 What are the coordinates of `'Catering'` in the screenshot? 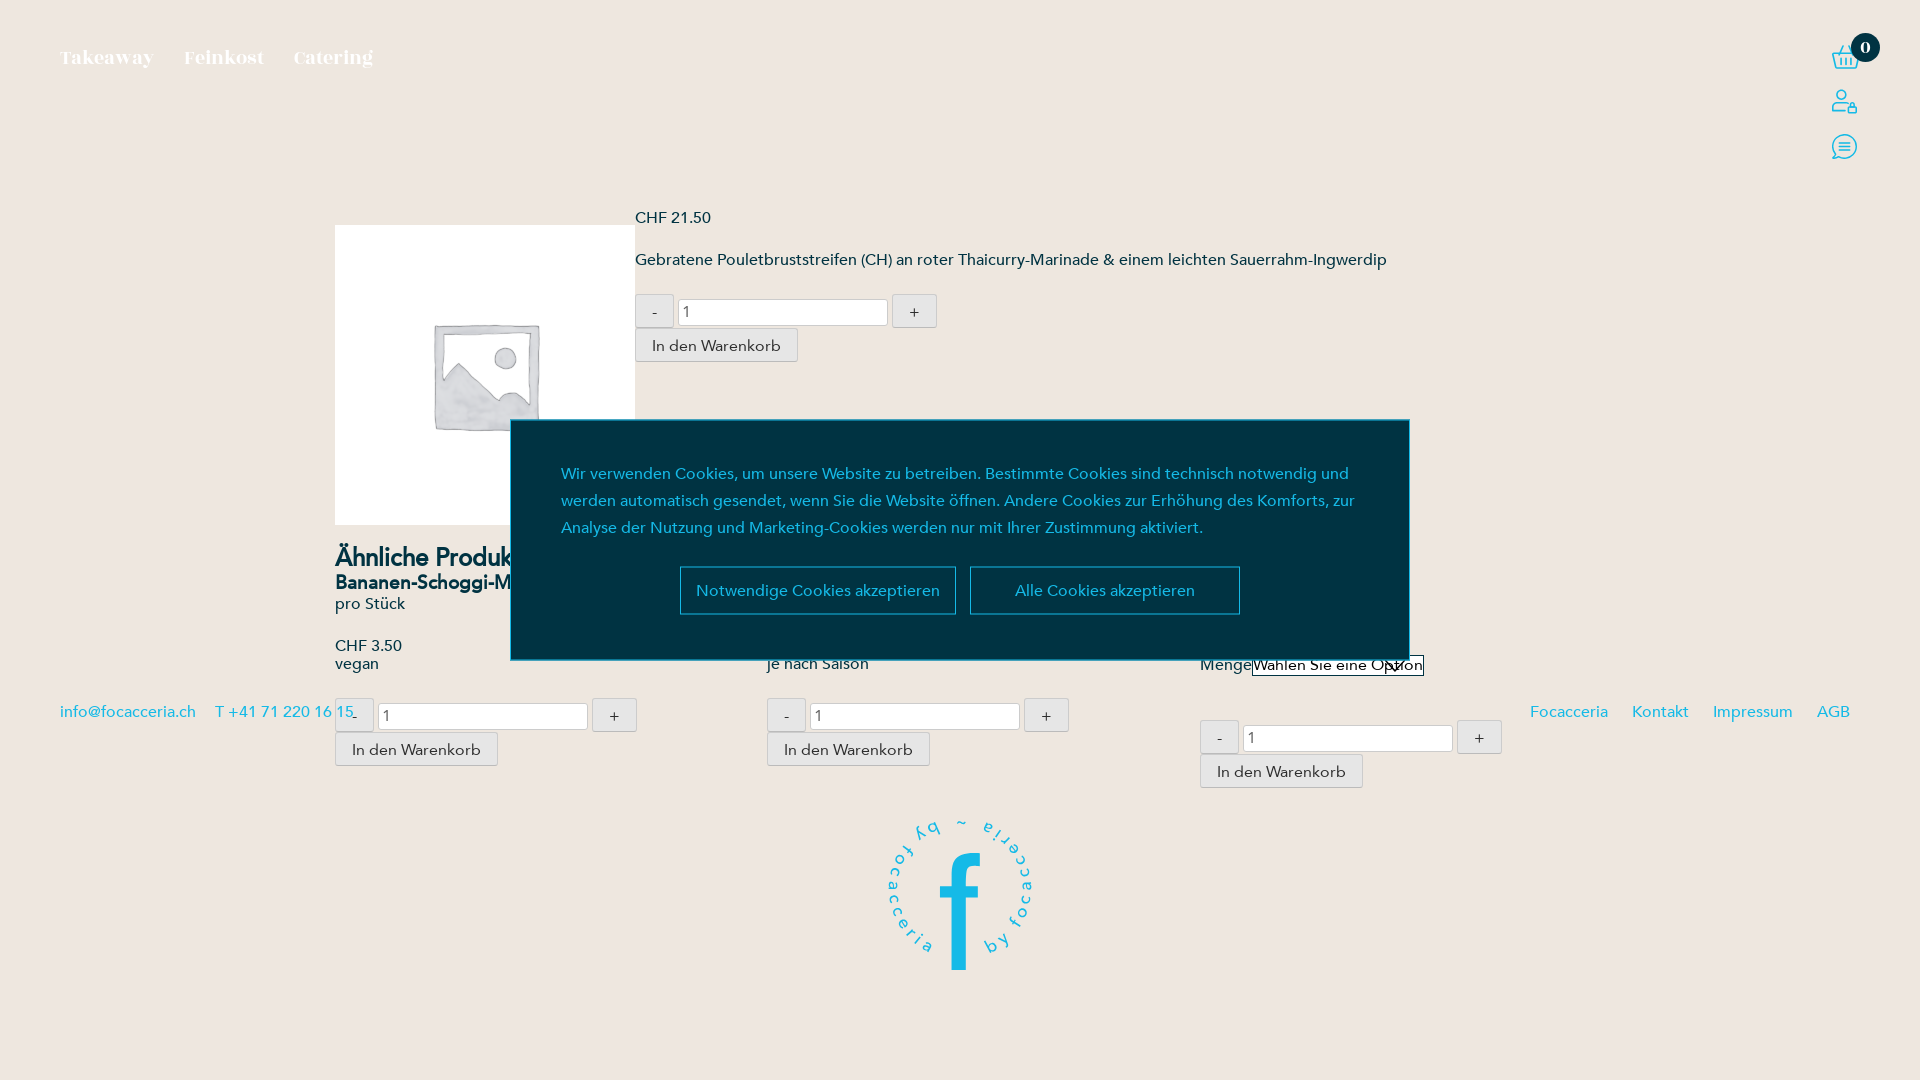 It's located at (292, 56).